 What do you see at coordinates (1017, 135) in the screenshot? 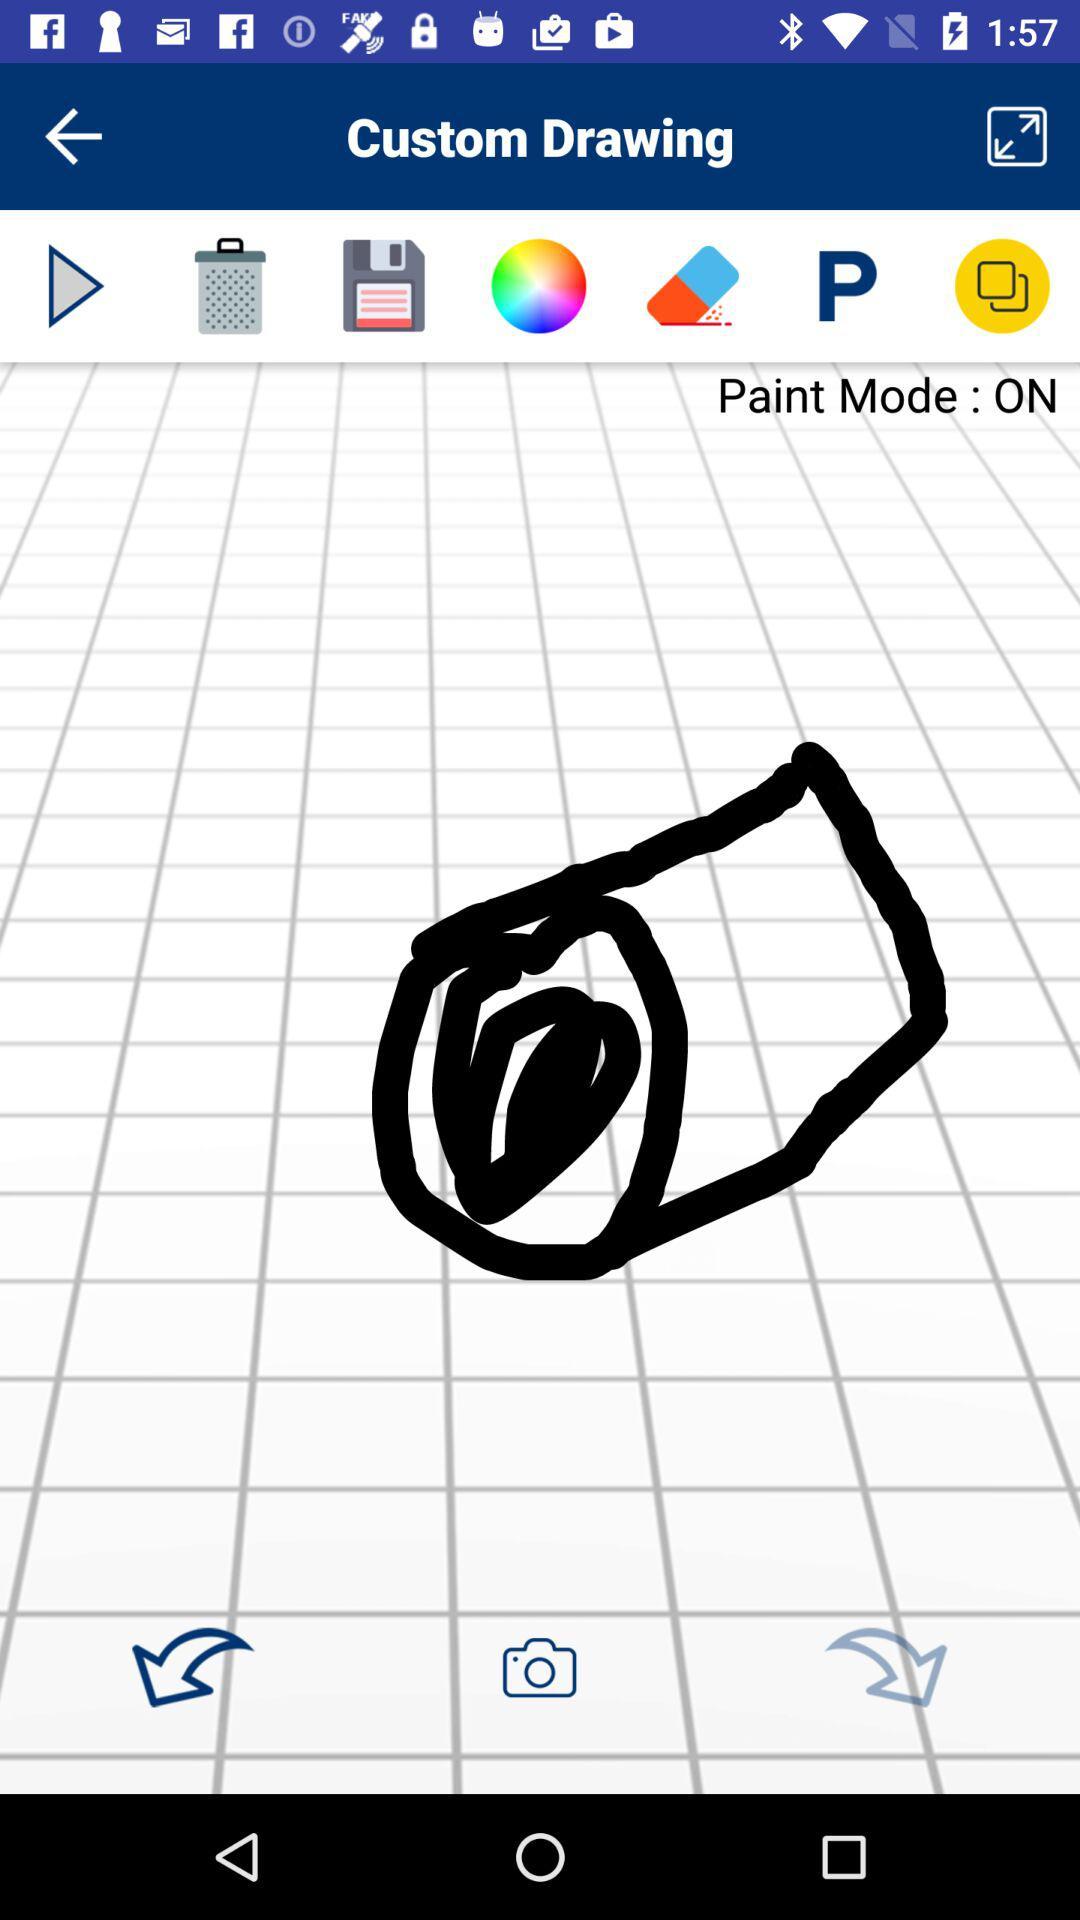
I see `item to the right of custom drawing item` at bounding box center [1017, 135].